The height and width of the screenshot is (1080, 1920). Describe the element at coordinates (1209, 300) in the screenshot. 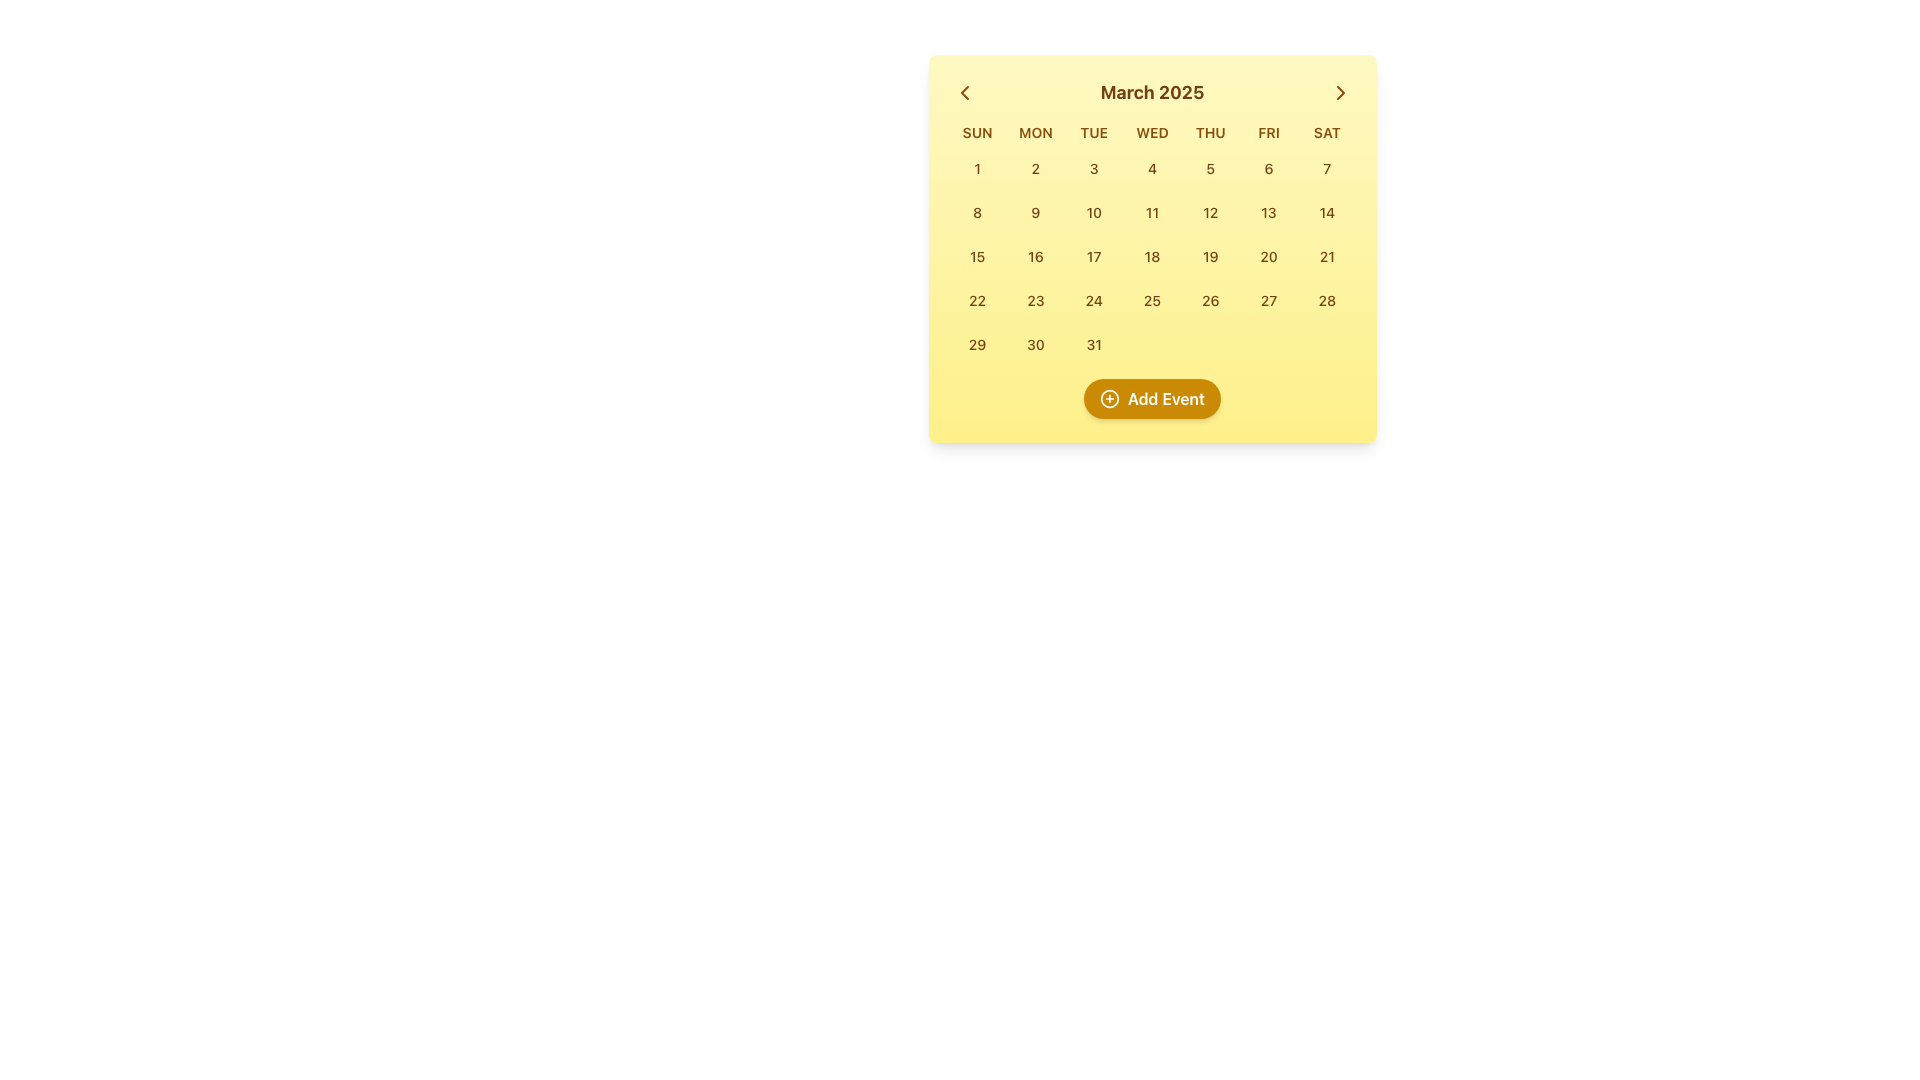

I see `the numeral '26' in bold dark brown font within the March 26, 2025 calendar cell` at that location.